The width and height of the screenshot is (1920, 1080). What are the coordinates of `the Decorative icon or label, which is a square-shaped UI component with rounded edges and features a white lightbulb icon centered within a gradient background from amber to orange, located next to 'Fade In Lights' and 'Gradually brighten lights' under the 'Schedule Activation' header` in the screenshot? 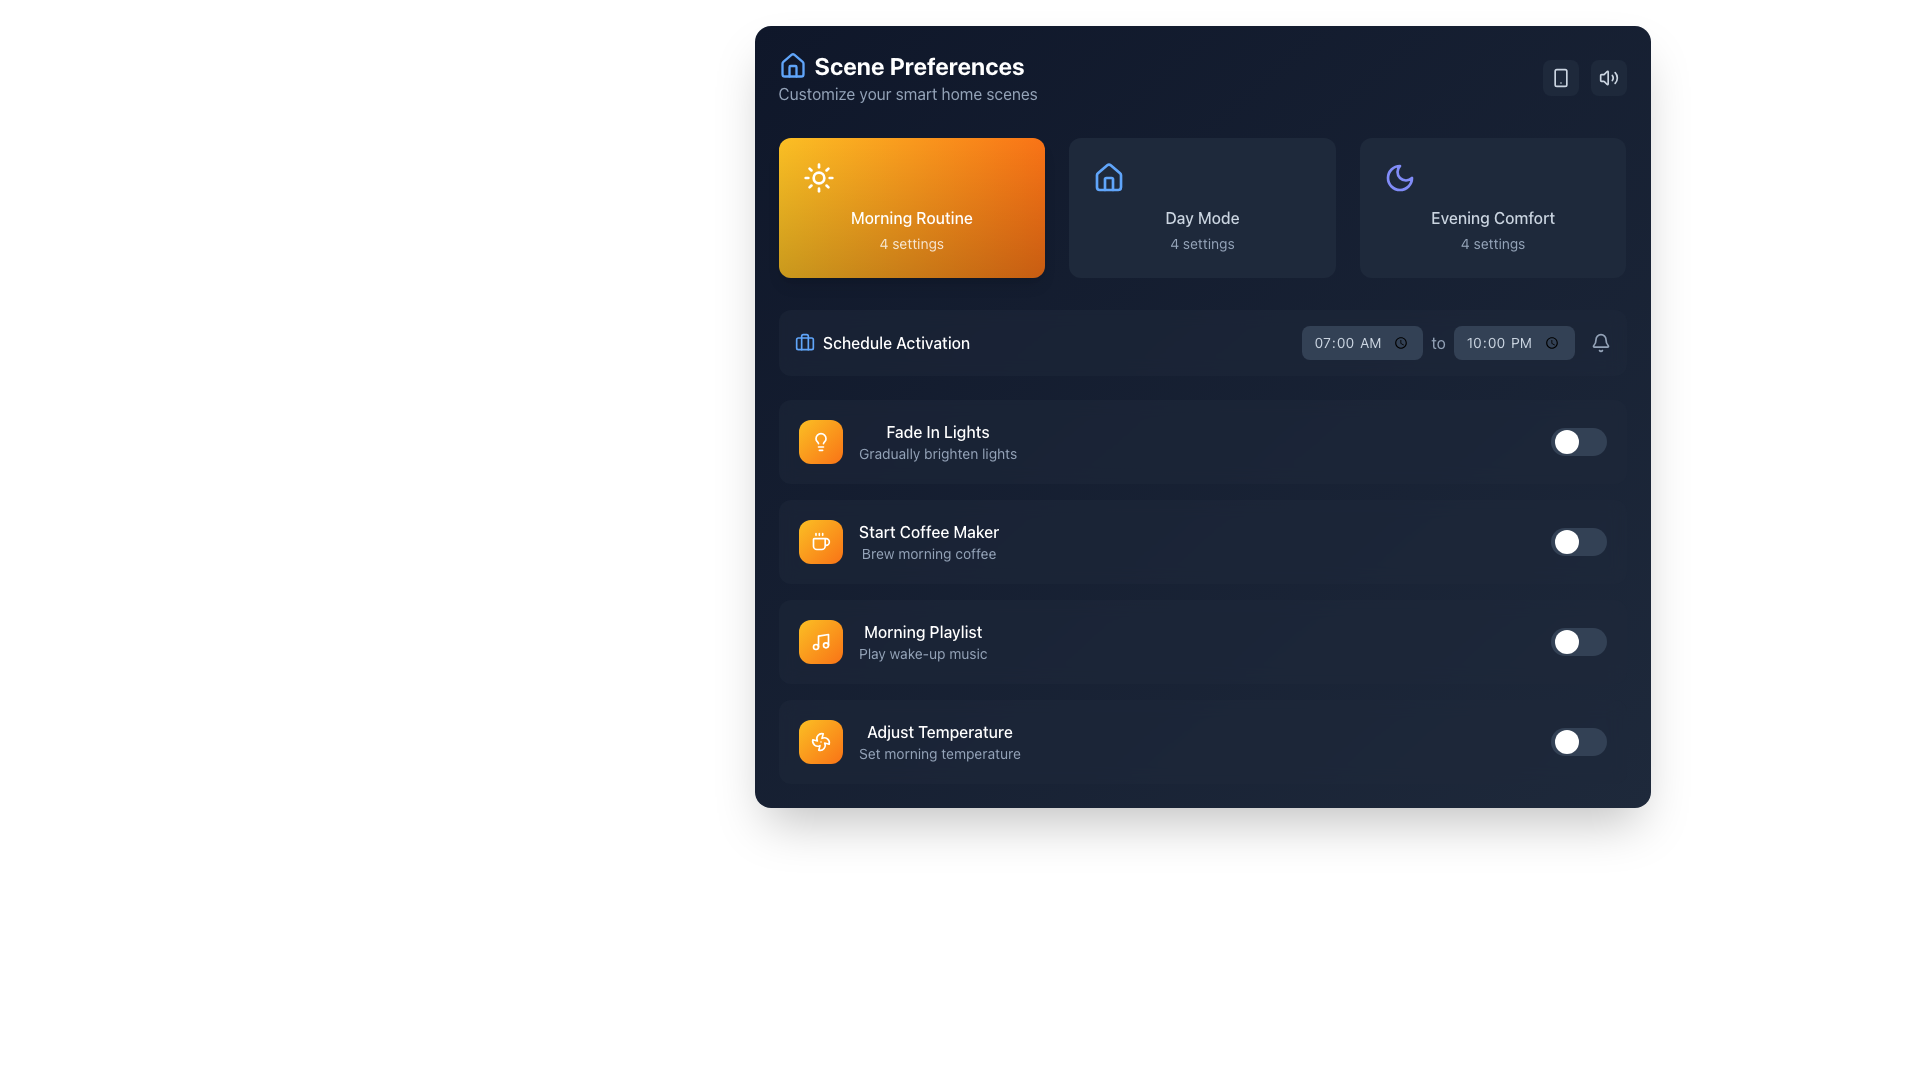 It's located at (820, 441).